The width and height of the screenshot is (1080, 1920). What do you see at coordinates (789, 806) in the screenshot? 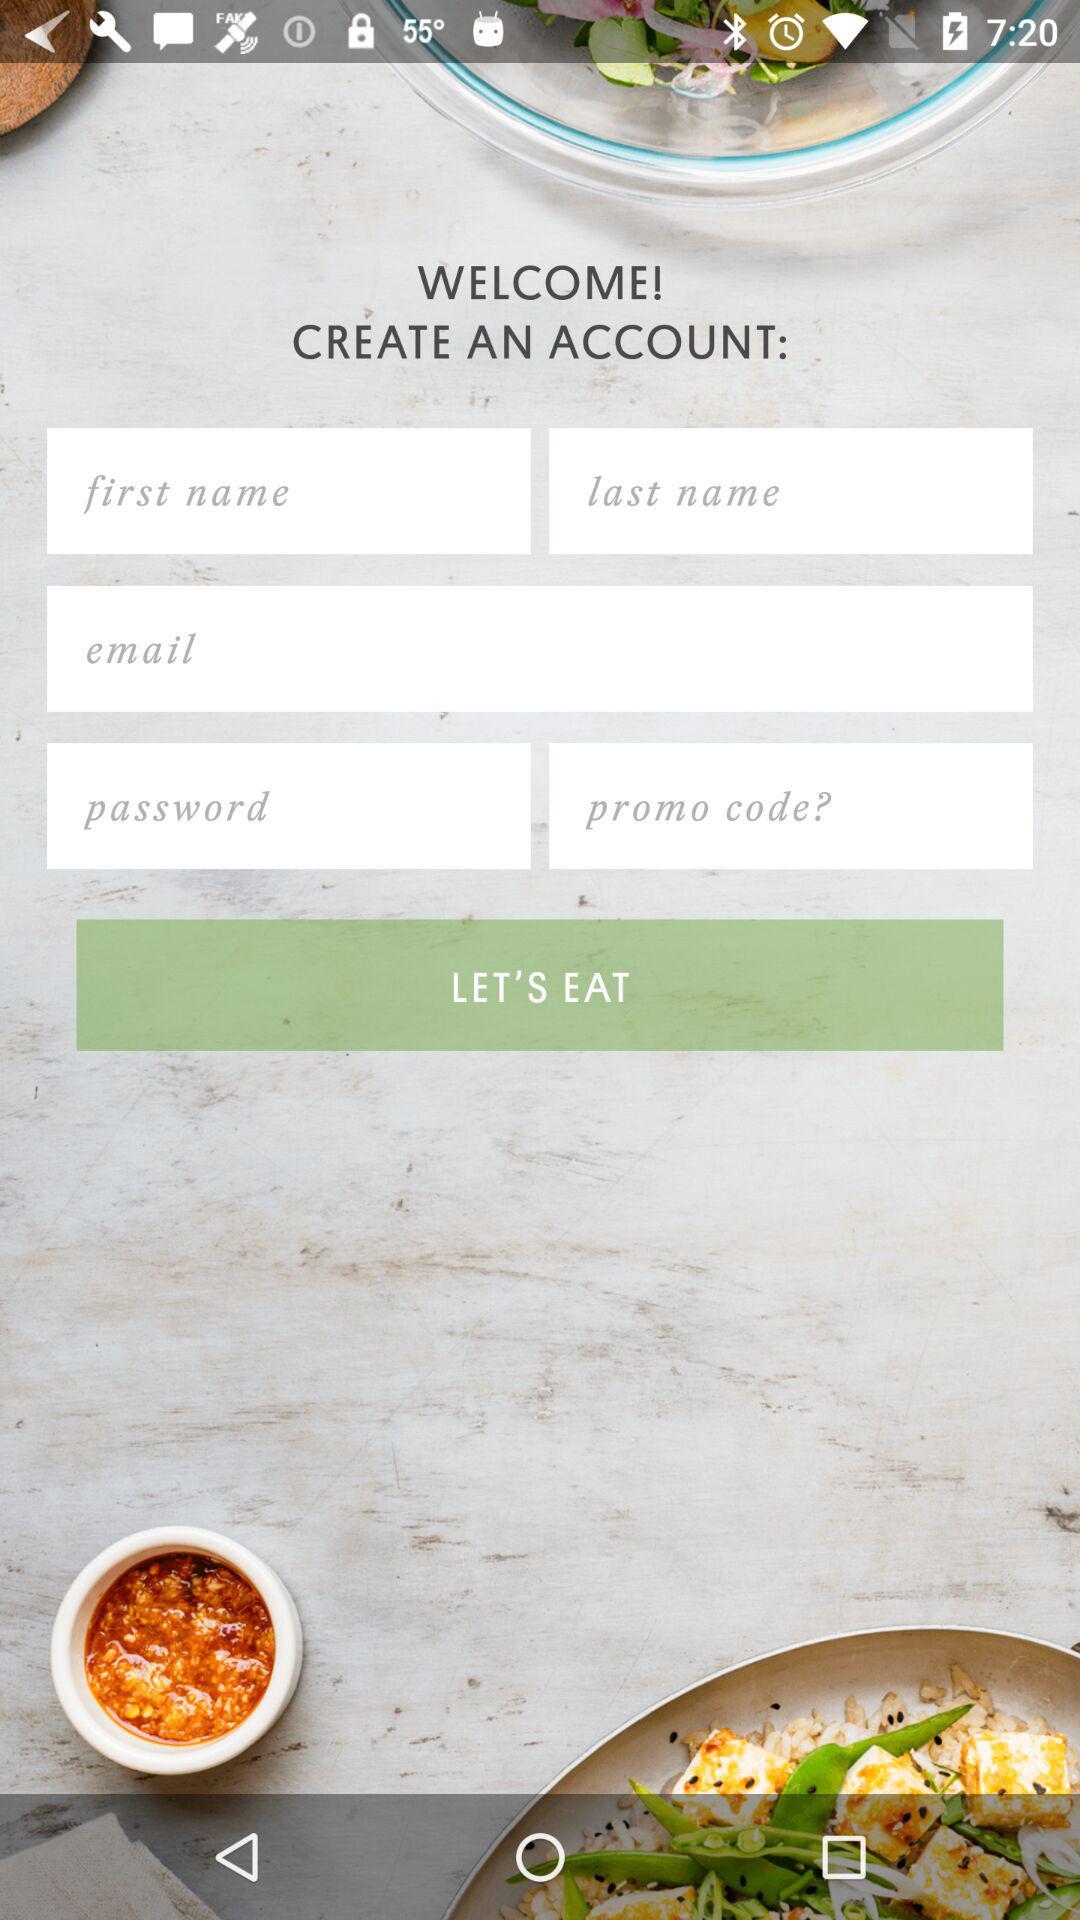
I see `promo code` at bounding box center [789, 806].